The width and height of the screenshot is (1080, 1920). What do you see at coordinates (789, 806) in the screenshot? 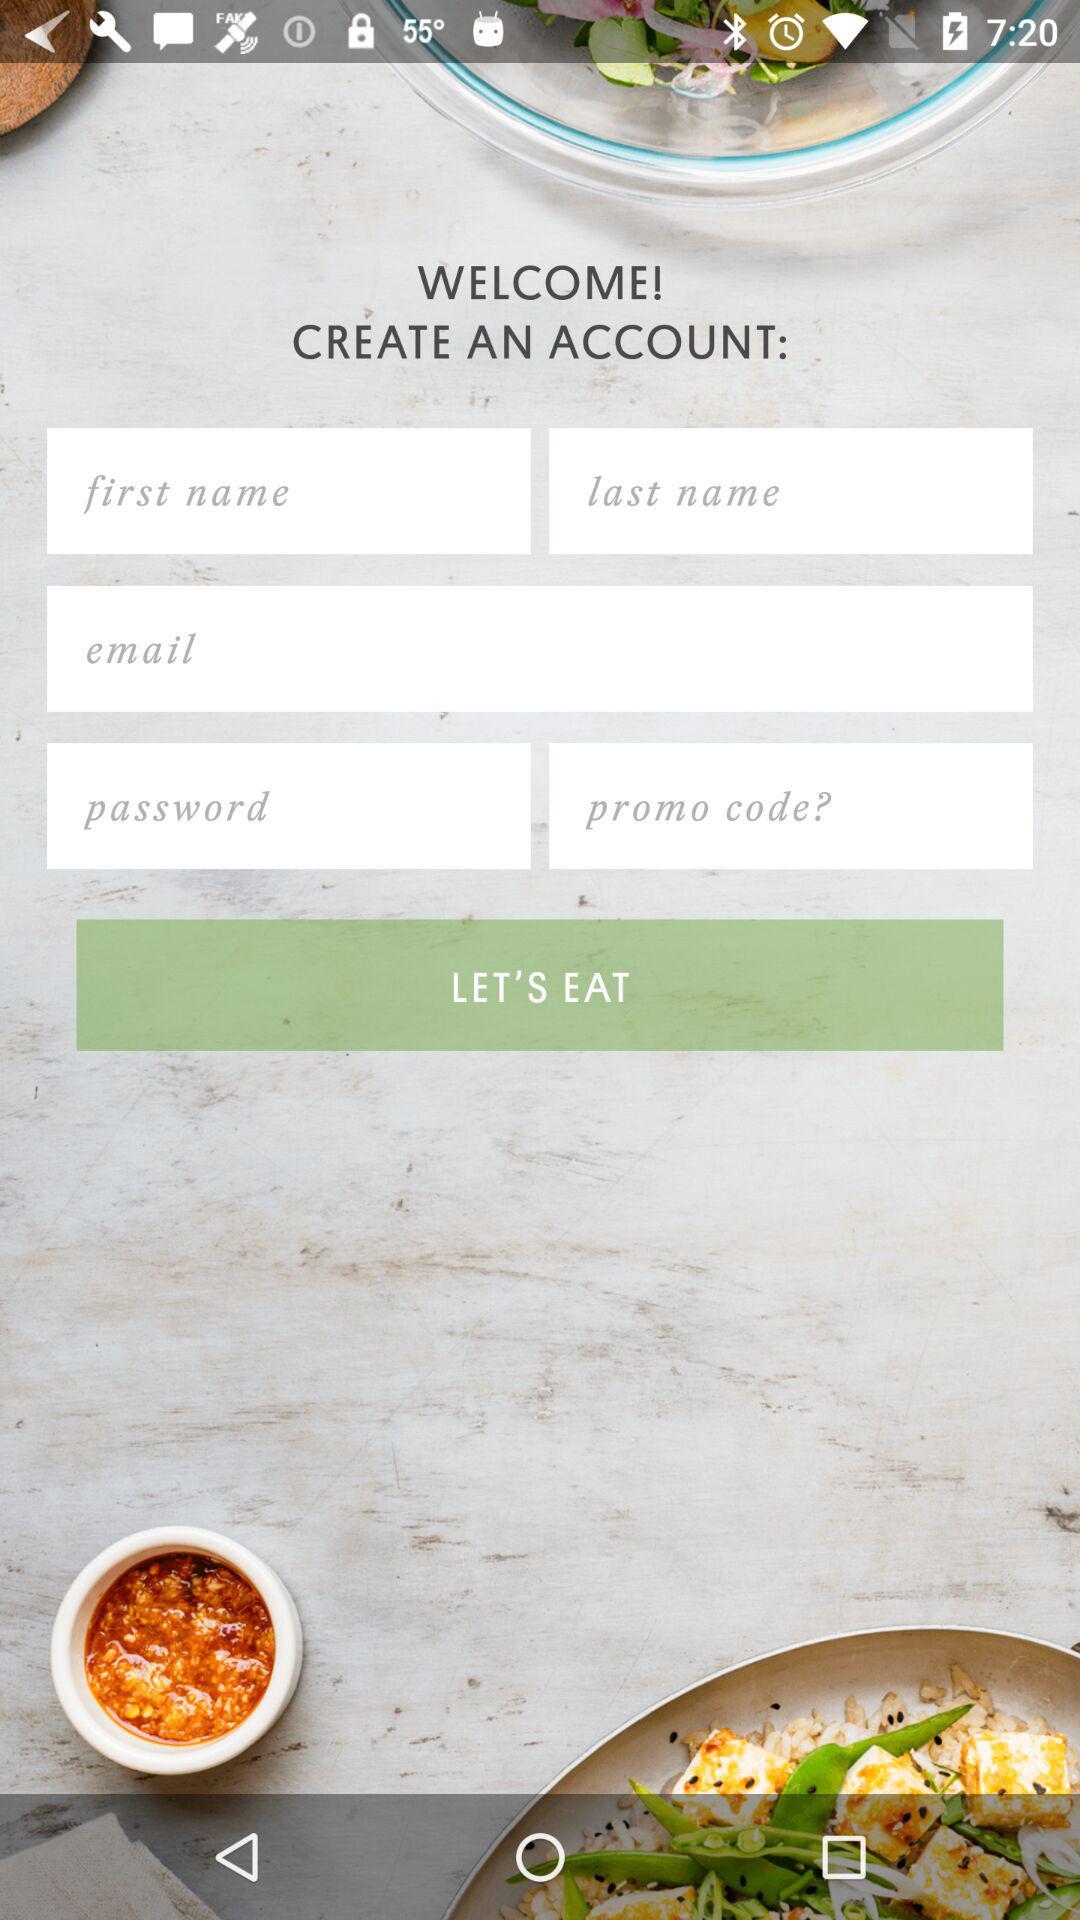
I see `promo code` at bounding box center [789, 806].